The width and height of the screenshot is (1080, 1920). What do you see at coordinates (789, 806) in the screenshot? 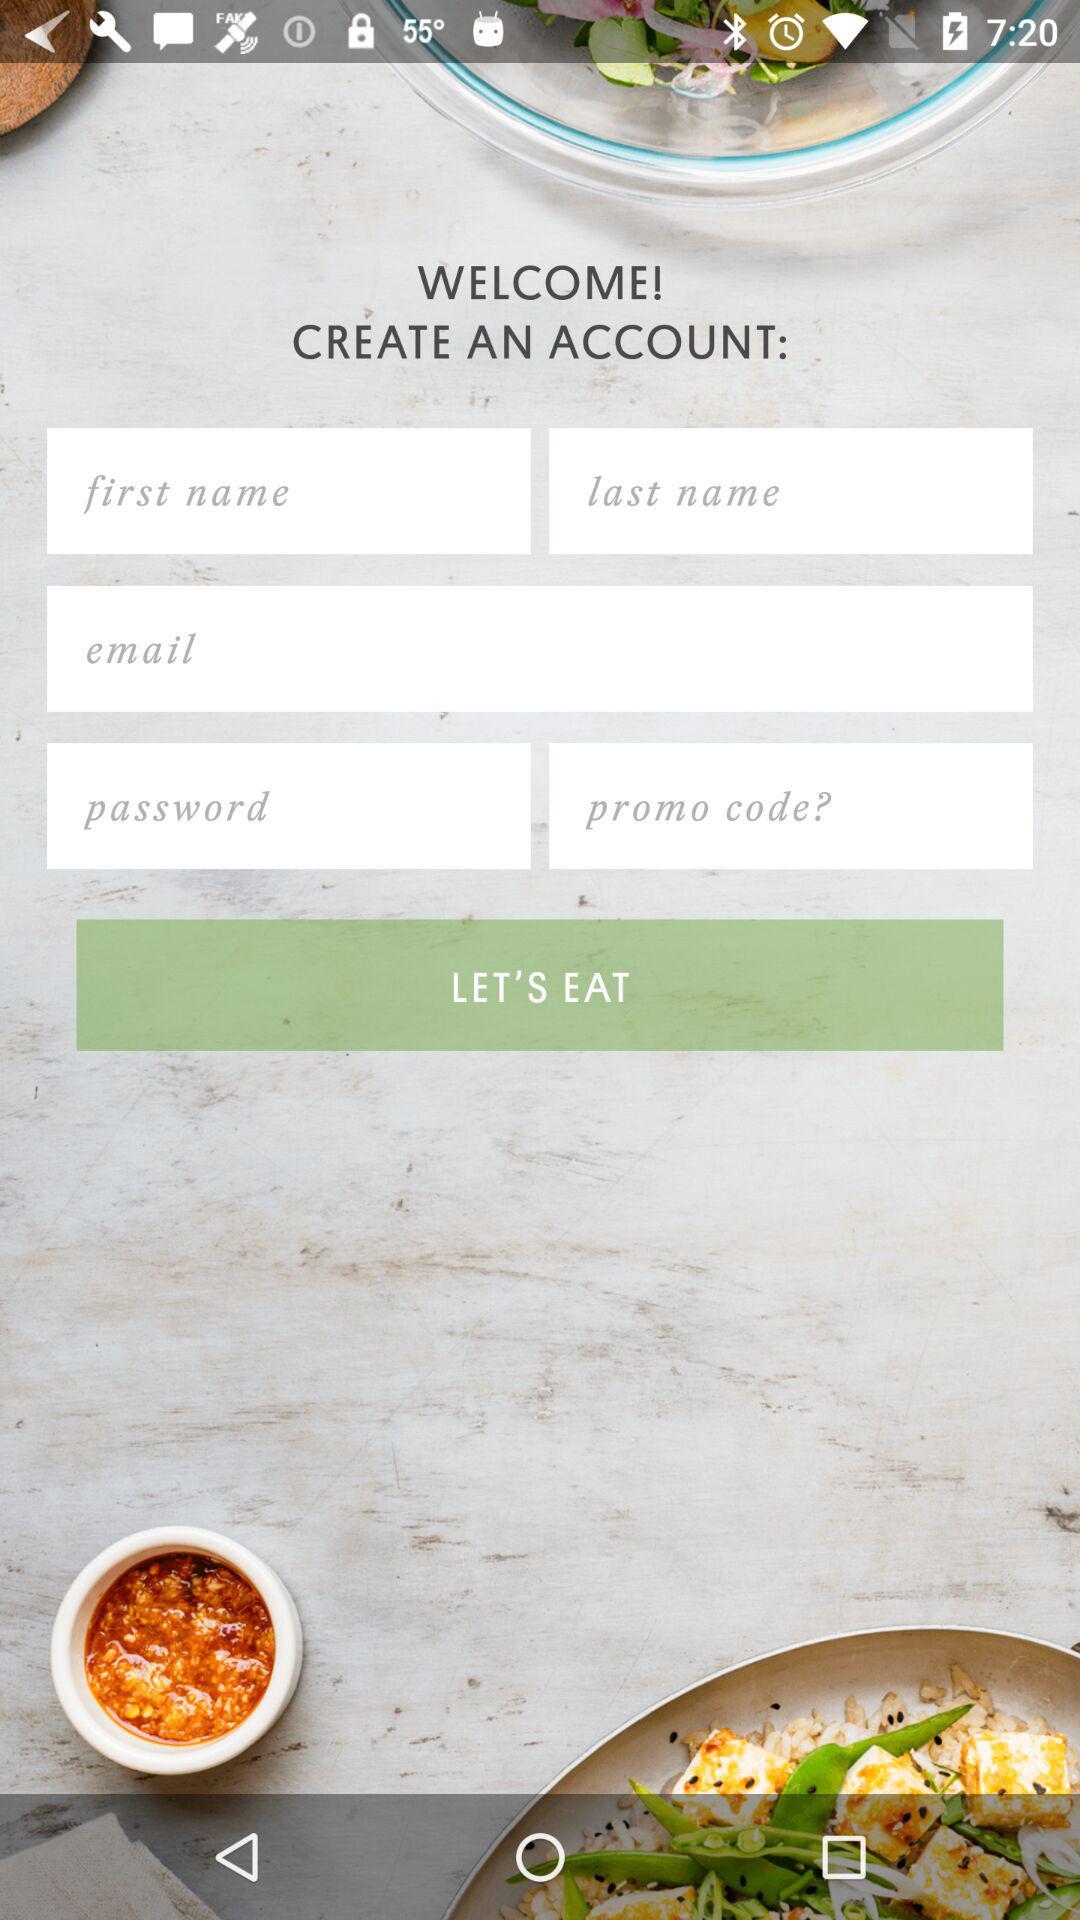
I see `promo code` at bounding box center [789, 806].